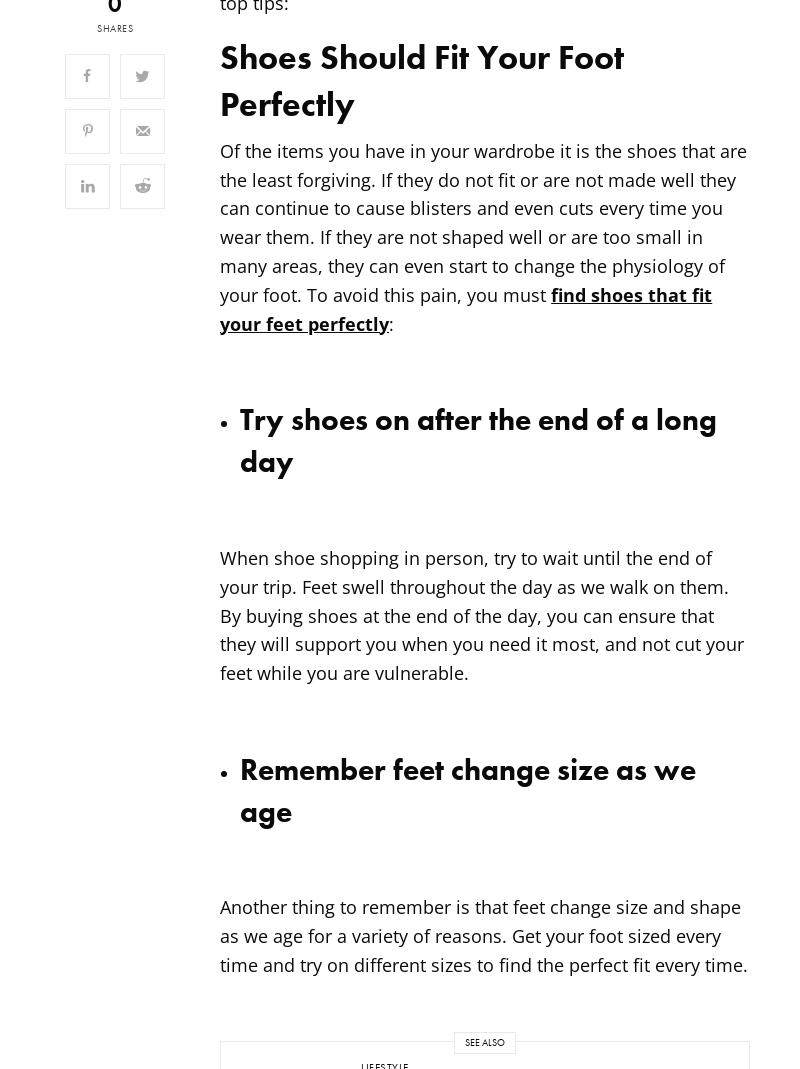 This screenshot has height=1069, width=800. Describe the element at coordinates (317, 992) in the screenshot. I see `'Powered by'` at that location.